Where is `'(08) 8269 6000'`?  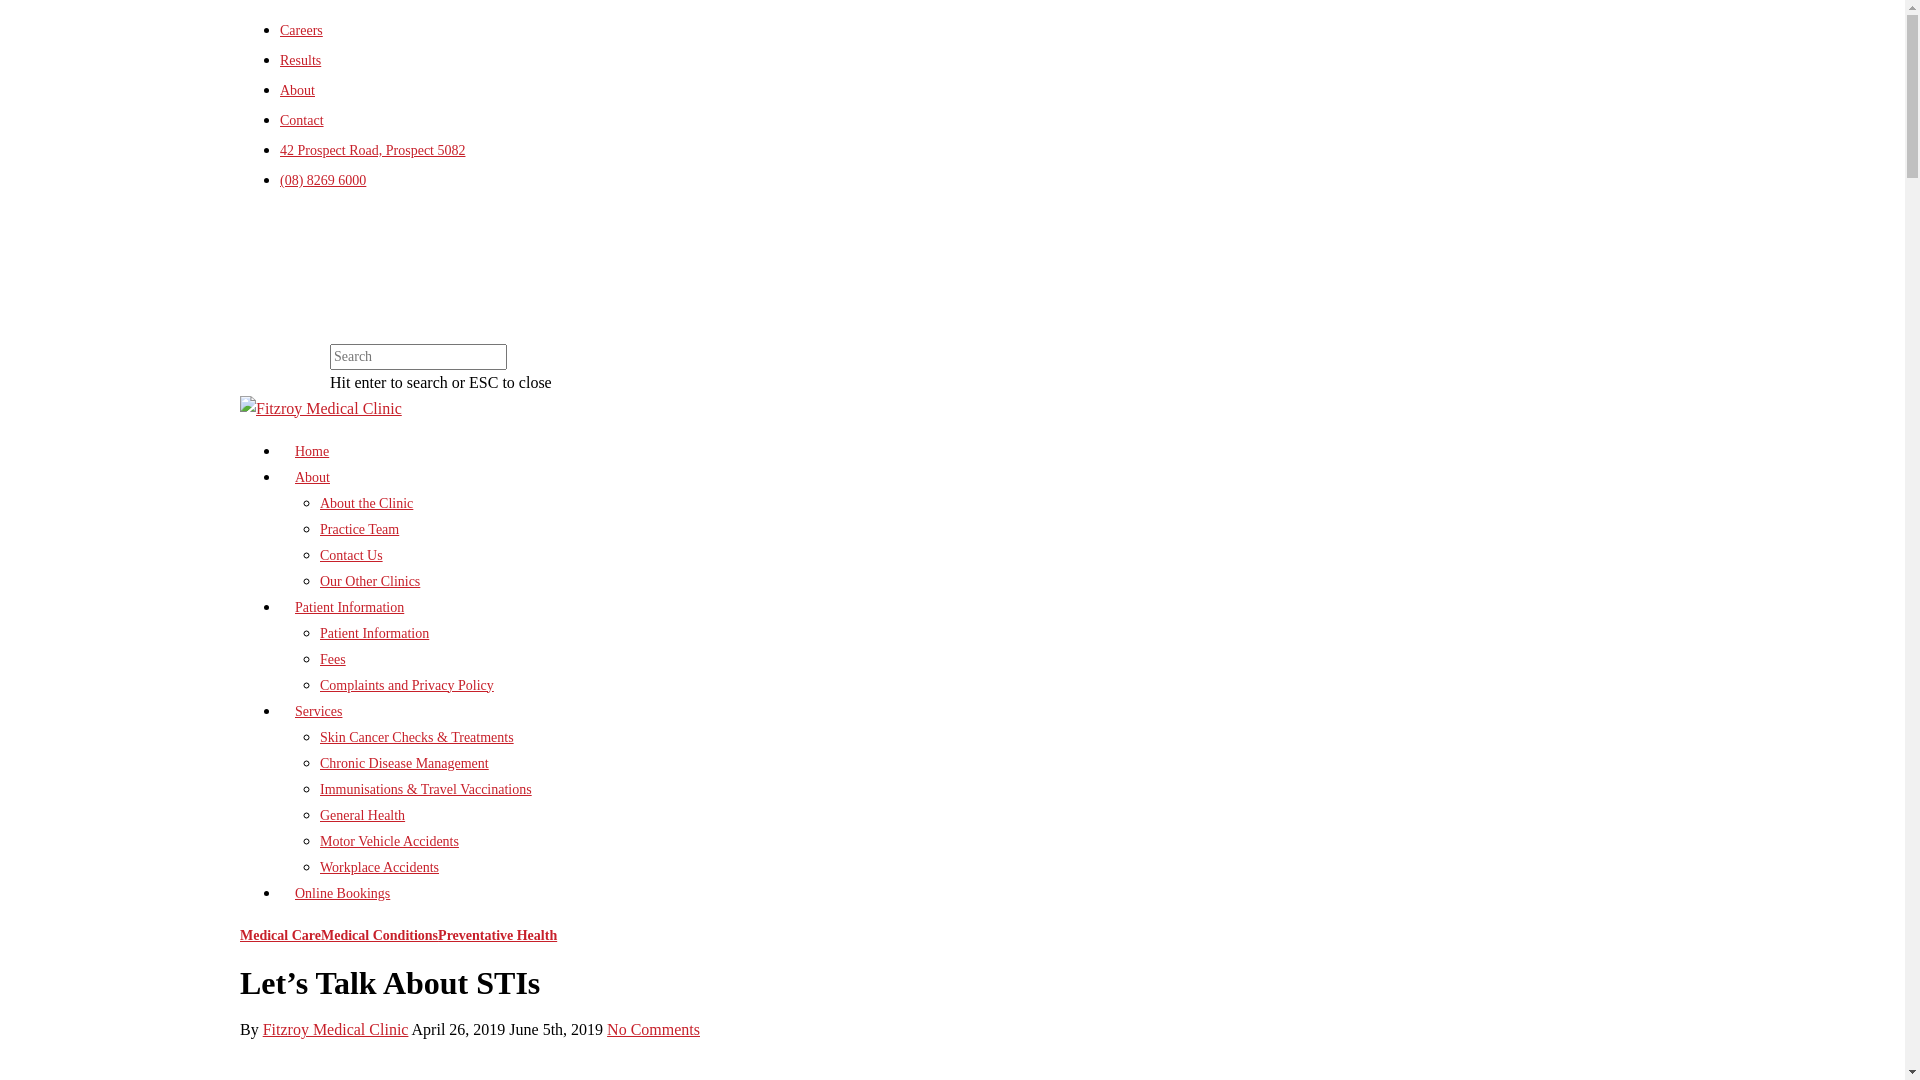 '(08) 8269 6000' is located at coordinates (322, 180).